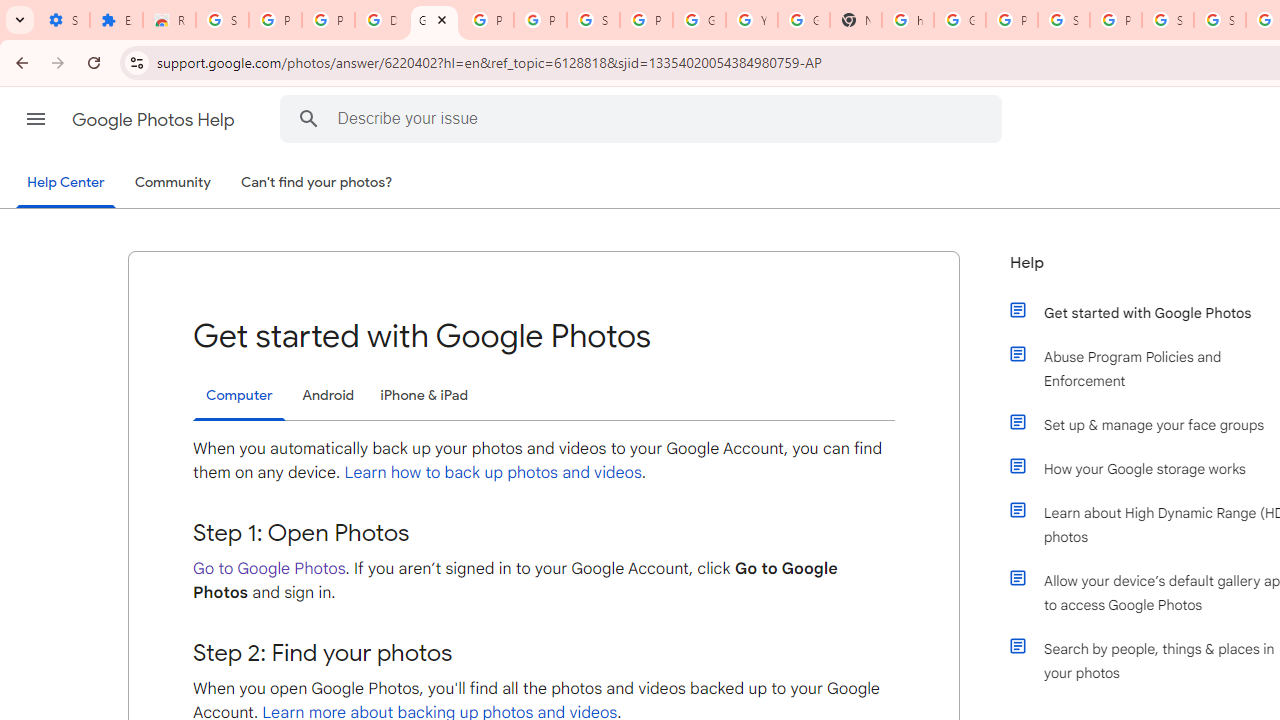 The image size is (1280, 720). Describe the element at coordinates (63, 20) in the screenshot. I see `'Settings - On startup'` at that location.